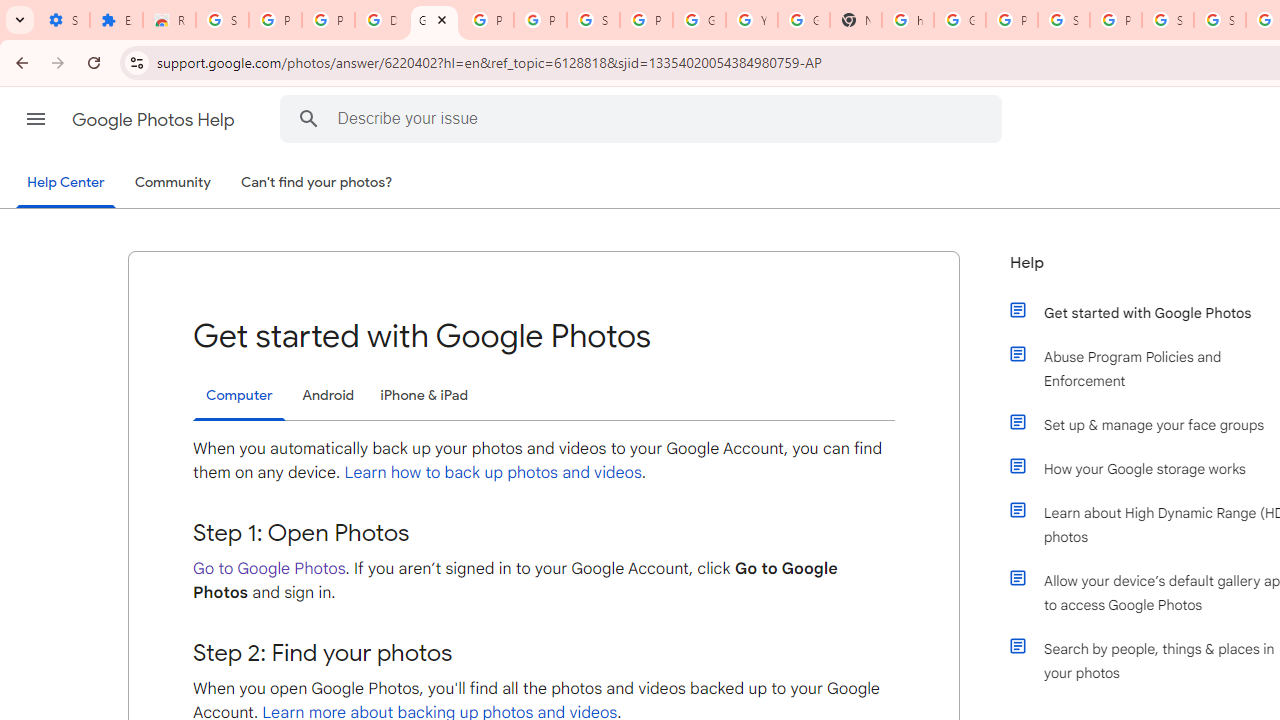 The image size is (1280, 720). Describe the element at coordinates (63, 20) in the screenshot. I see `'Settings - On startup'` at that location.